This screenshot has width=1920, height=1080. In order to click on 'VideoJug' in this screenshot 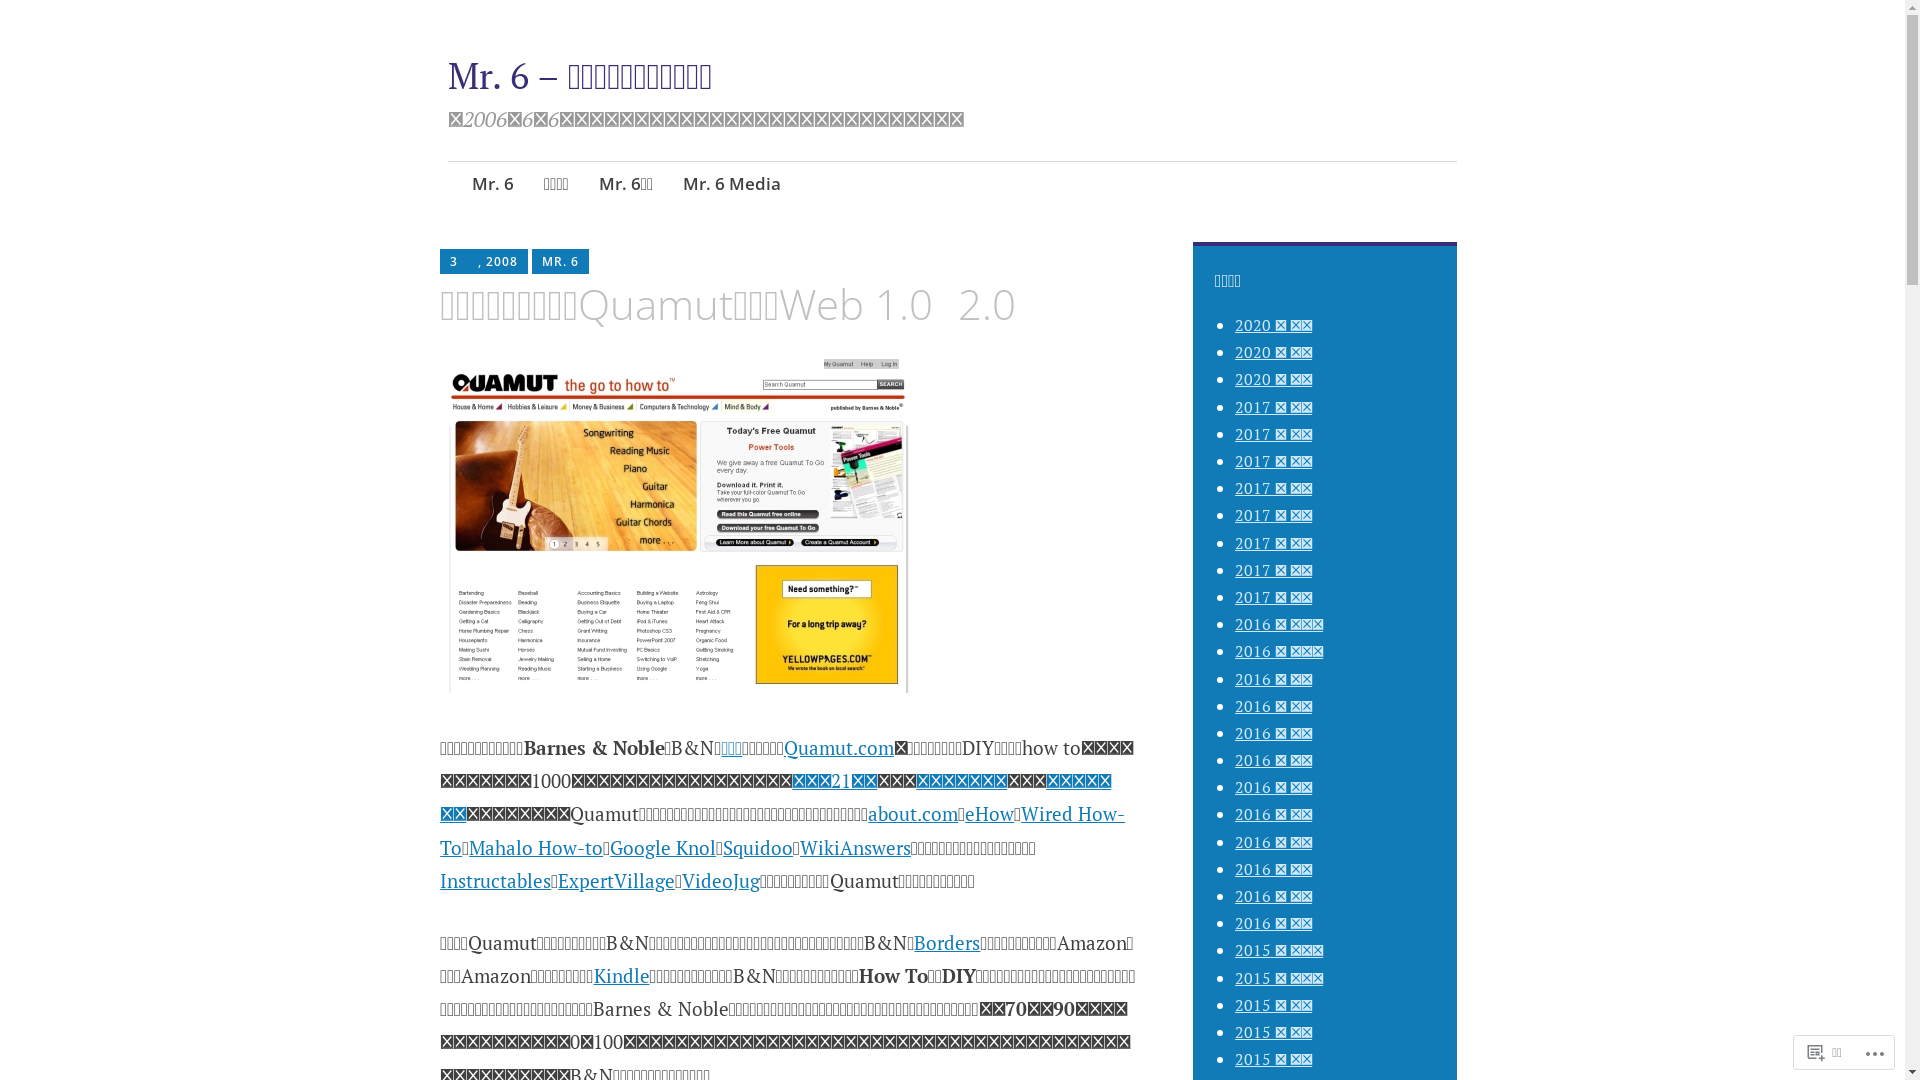, I will do `click(720, 879)`.